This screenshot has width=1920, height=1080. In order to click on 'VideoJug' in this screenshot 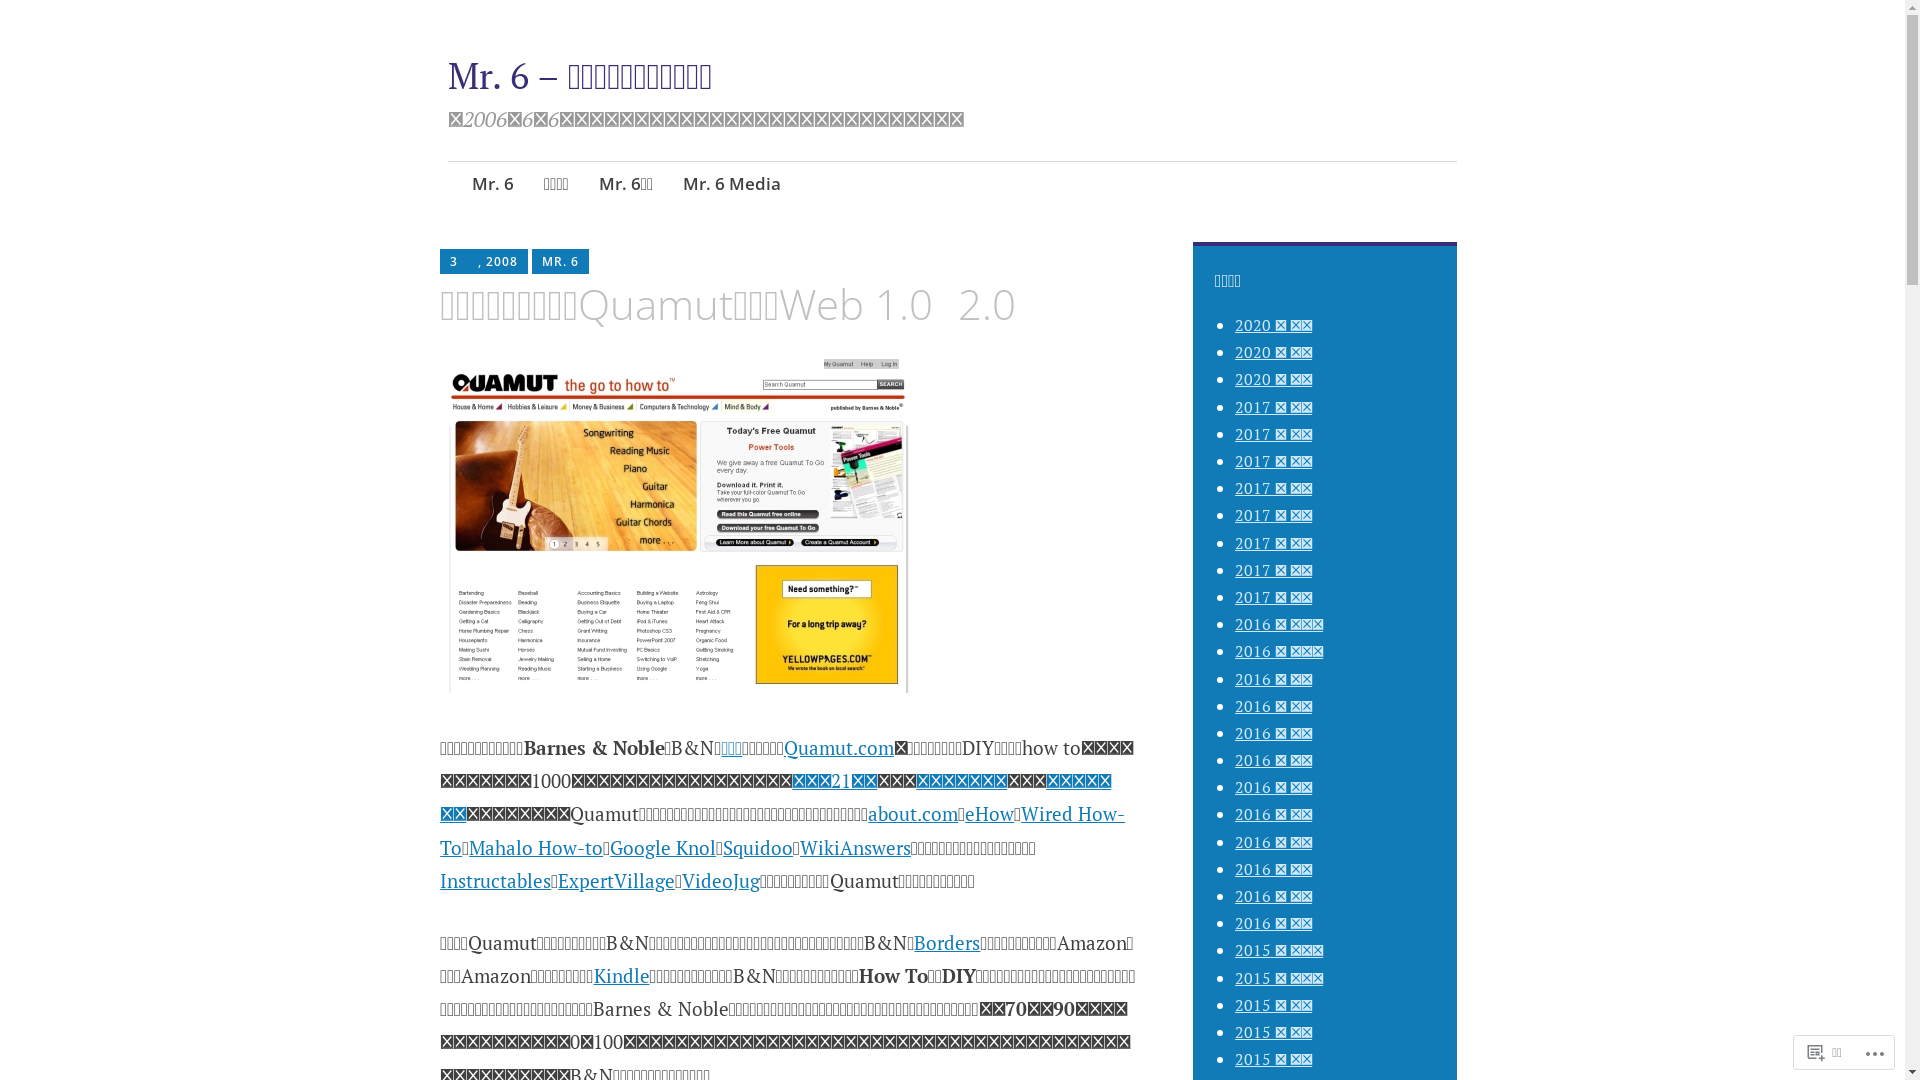, I will do `click(720, 879)`.